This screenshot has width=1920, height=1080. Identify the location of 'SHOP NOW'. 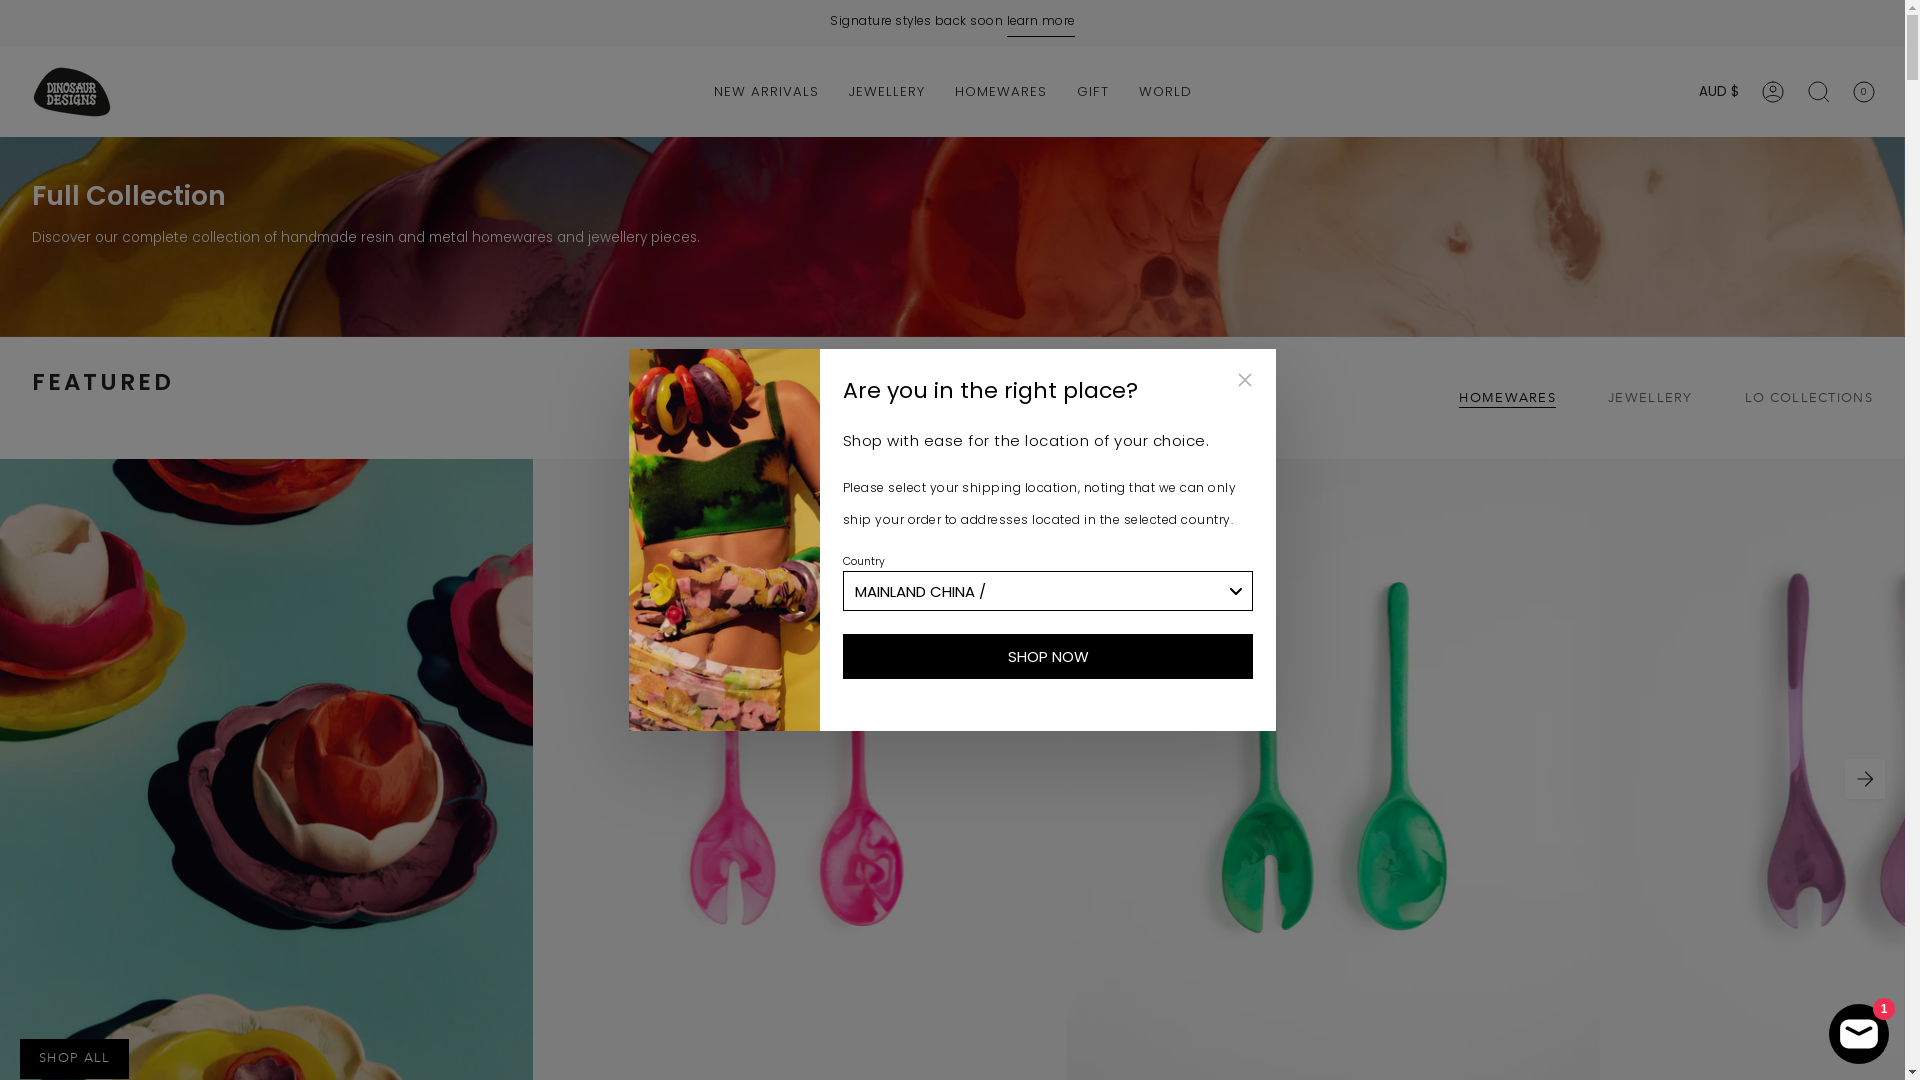
(1047, 656).